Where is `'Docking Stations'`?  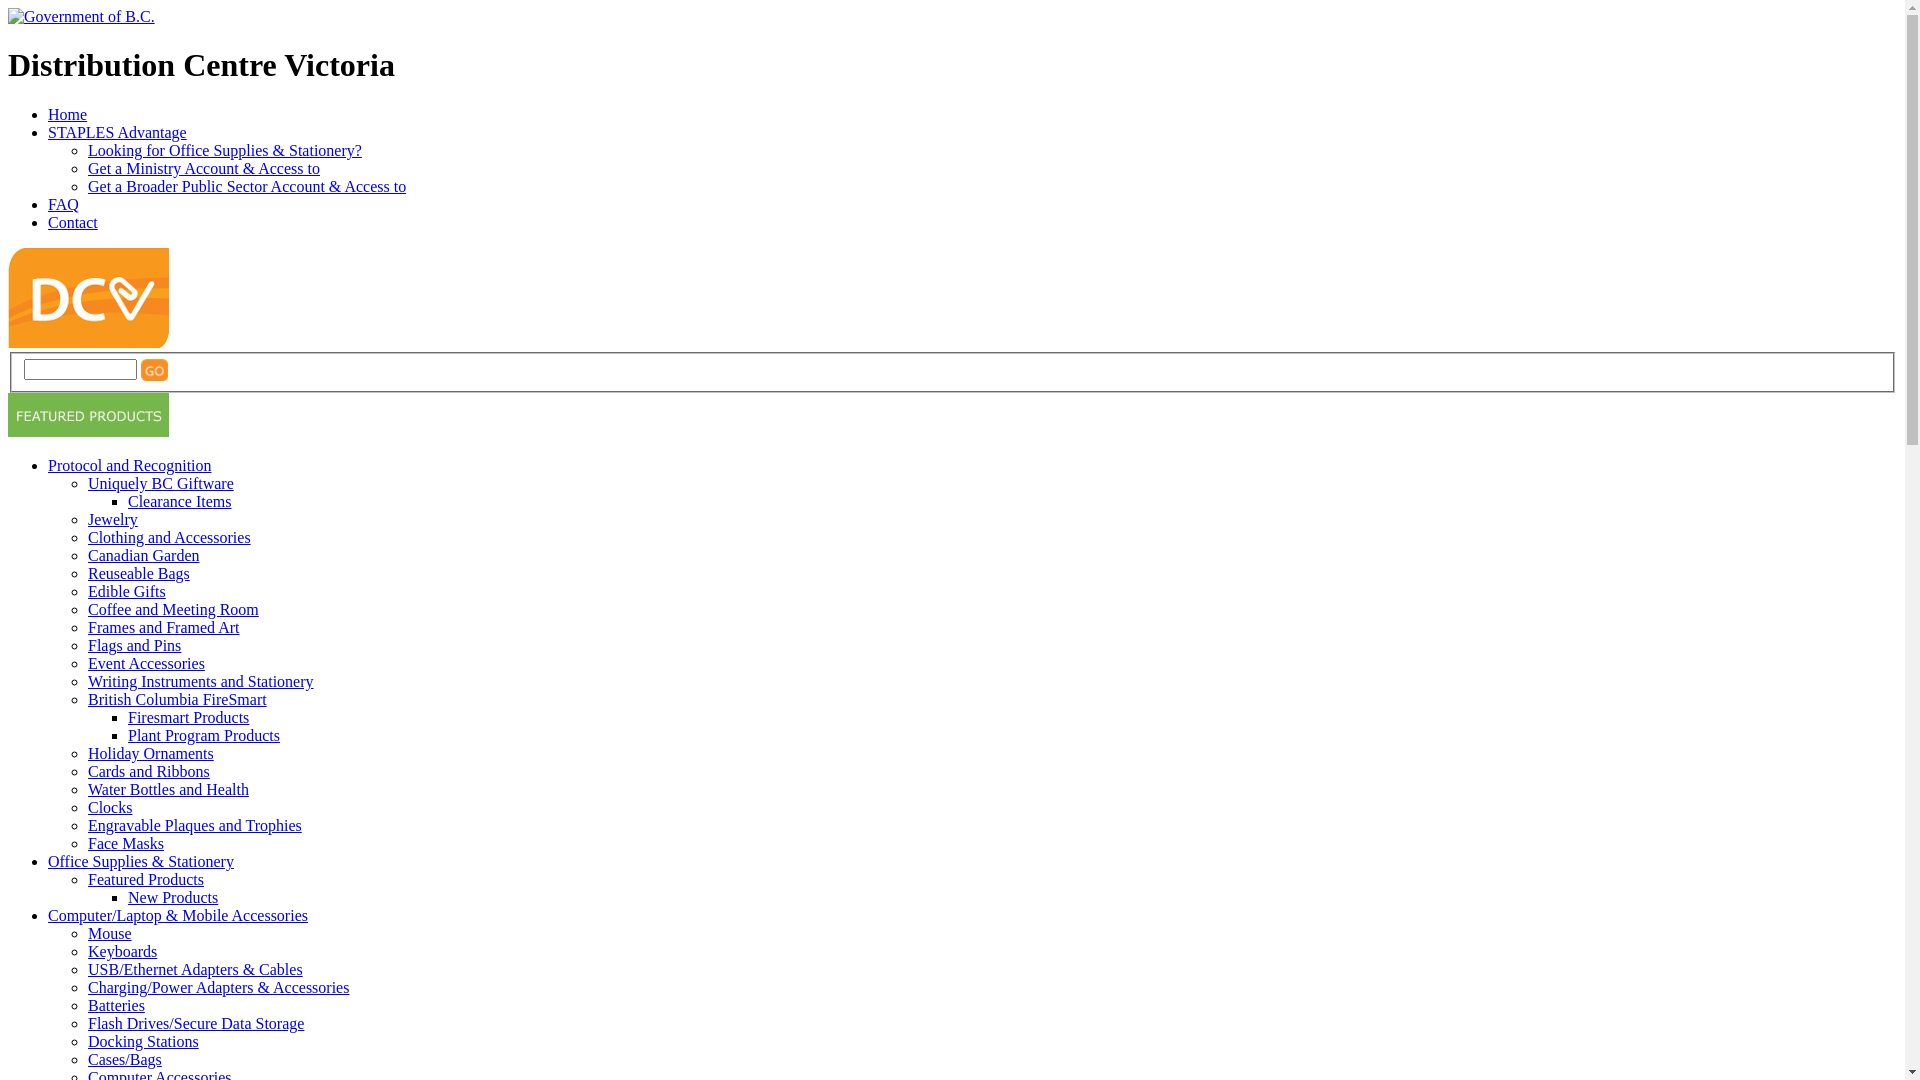
'Docking Stations' is located at coordinates (86, 1040).